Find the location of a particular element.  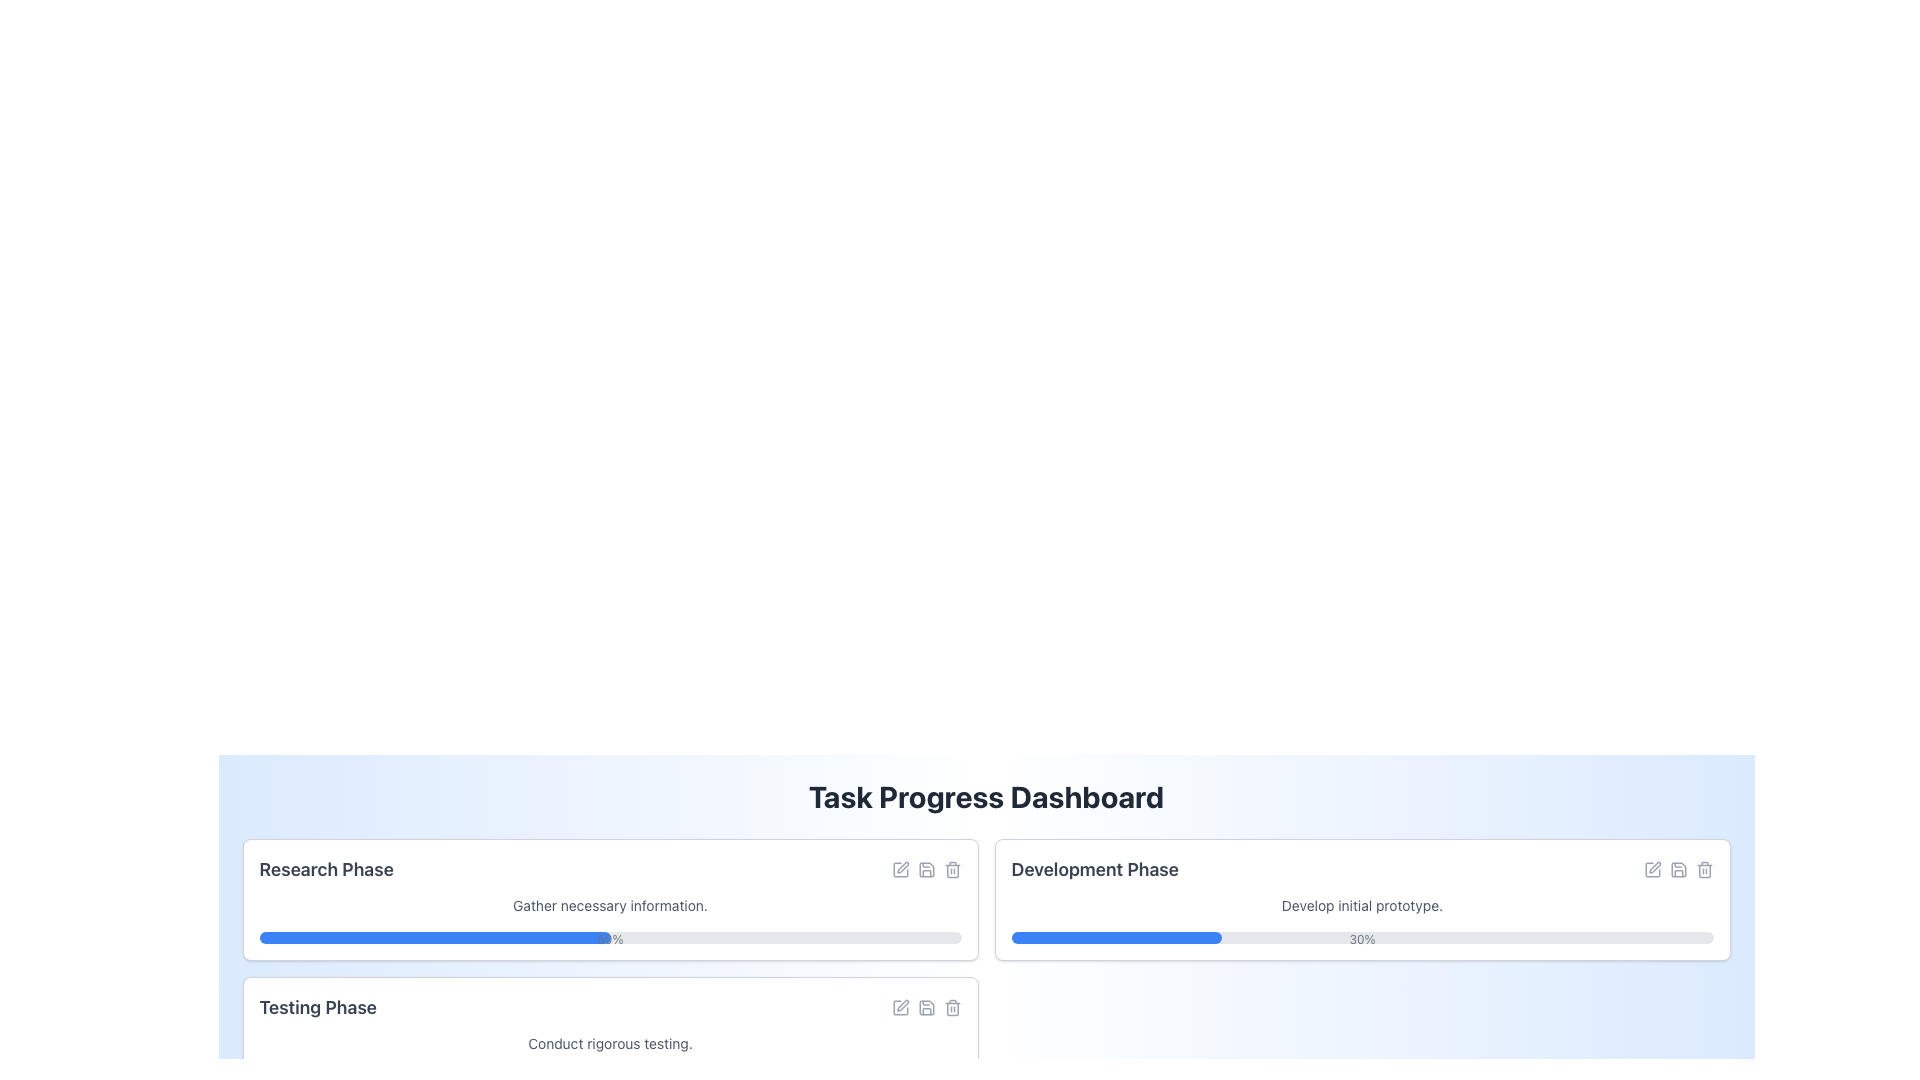

the 'Research Phase' informational card with integrated progress bar located in the top-left part of the project management interface is located at coordinates (609, 898).